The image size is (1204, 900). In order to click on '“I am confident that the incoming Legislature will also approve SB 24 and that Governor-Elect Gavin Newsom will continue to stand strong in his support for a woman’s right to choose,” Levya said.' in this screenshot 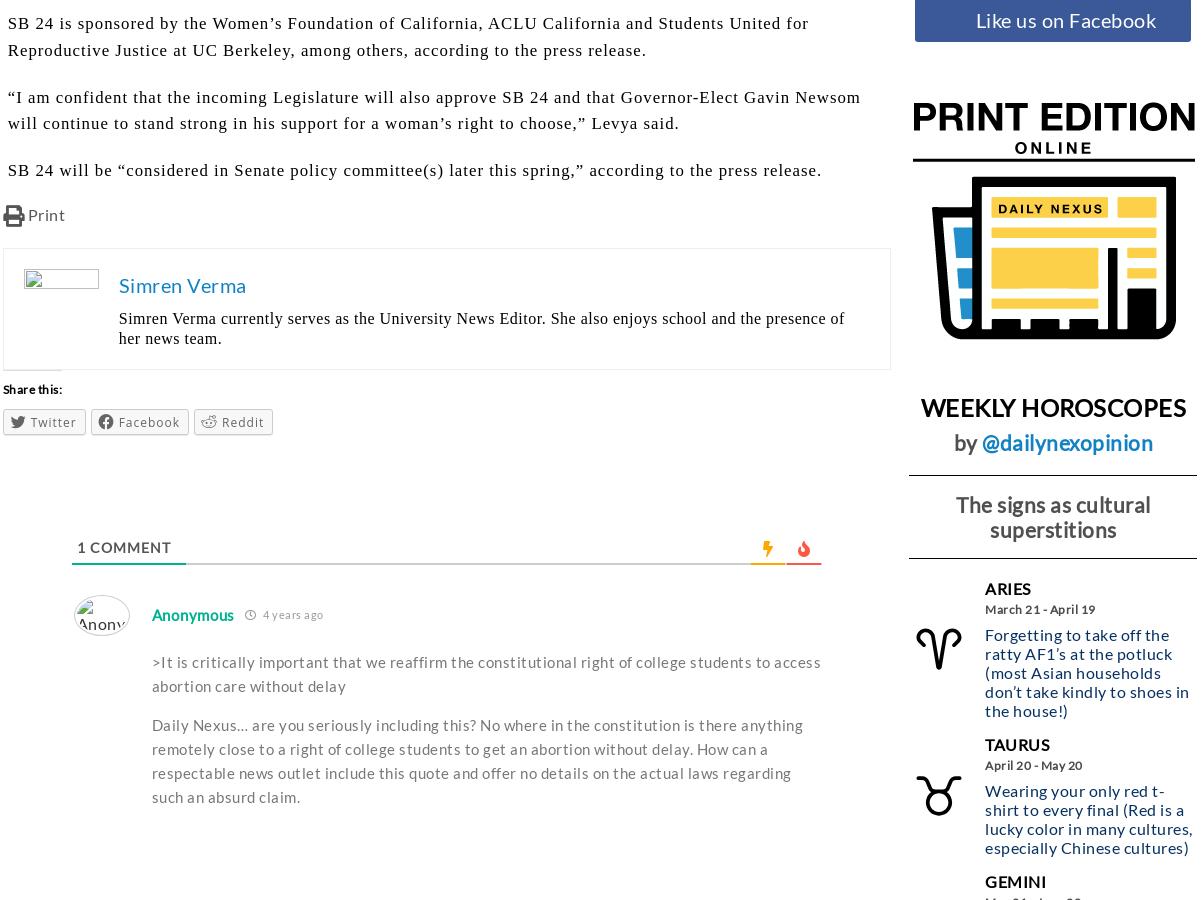, I will do `click(433, 108)`.